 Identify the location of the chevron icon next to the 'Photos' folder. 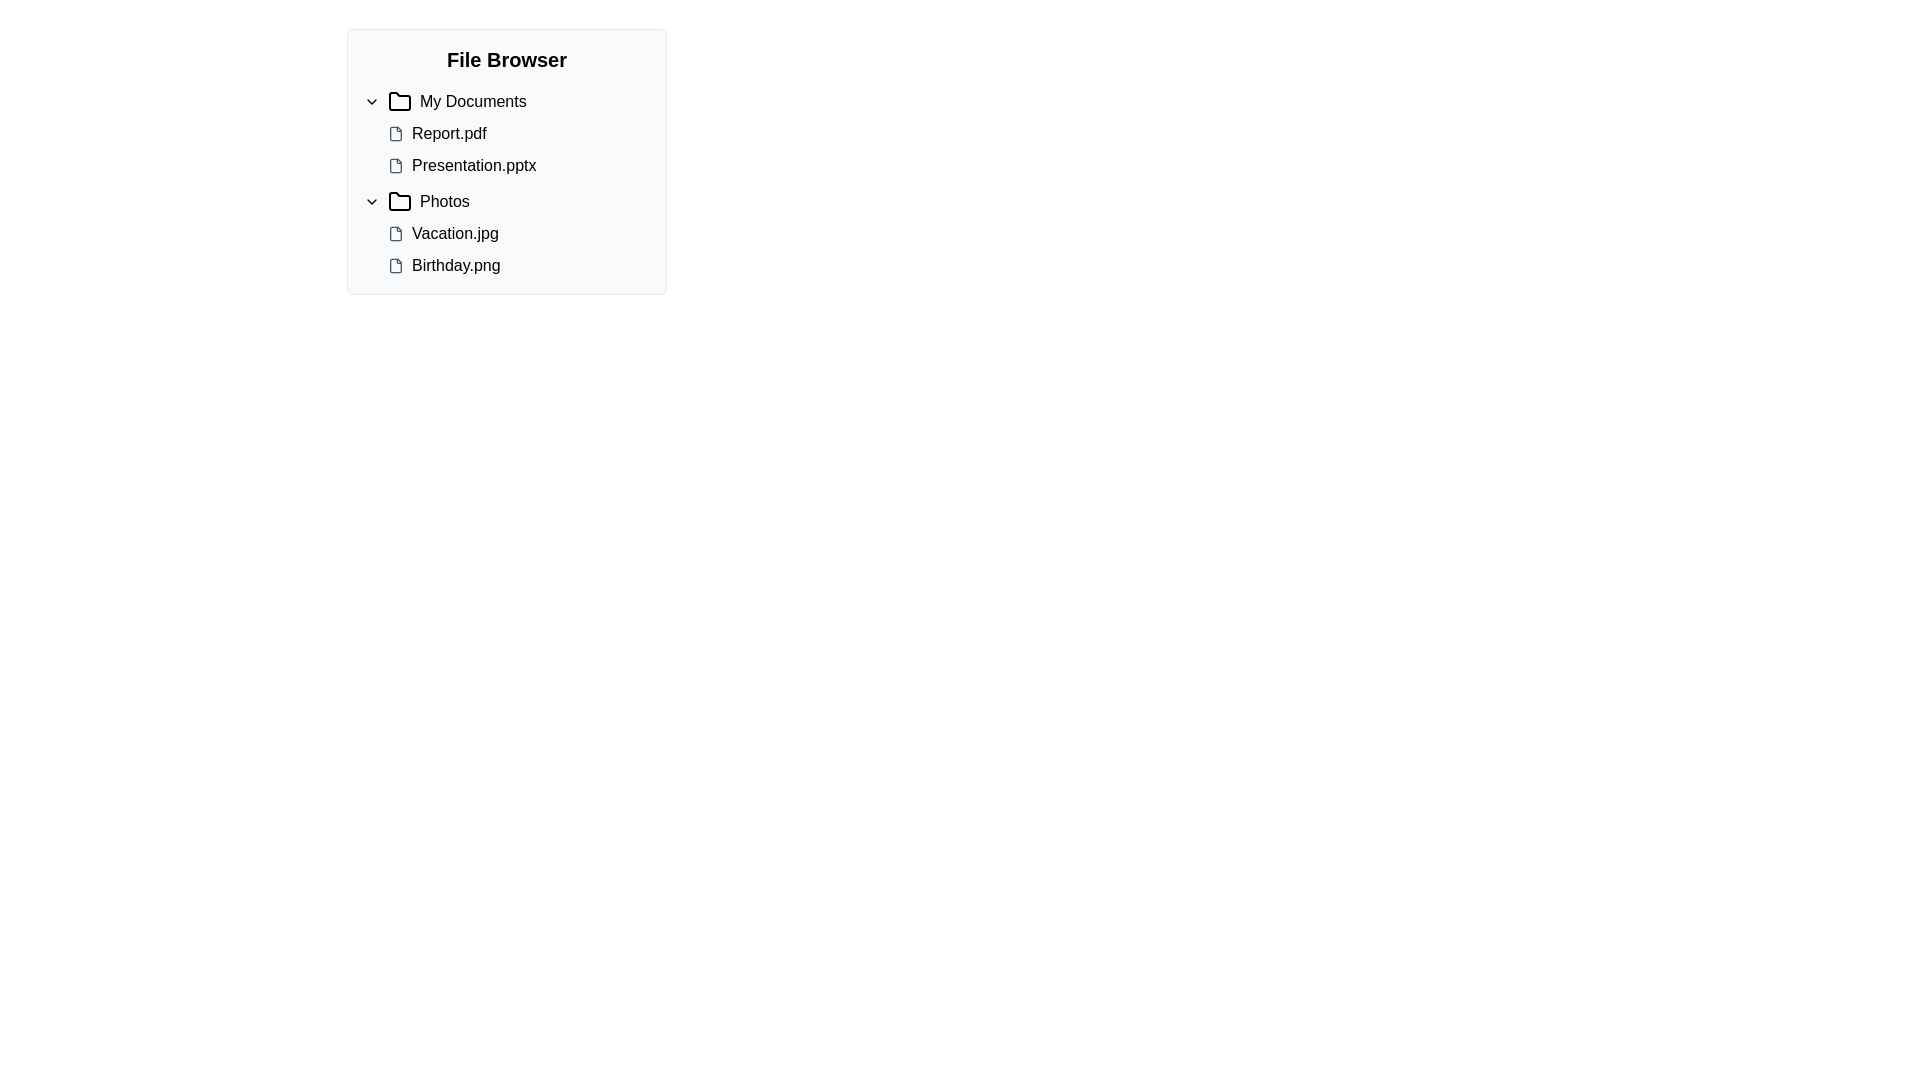
(372, 201).